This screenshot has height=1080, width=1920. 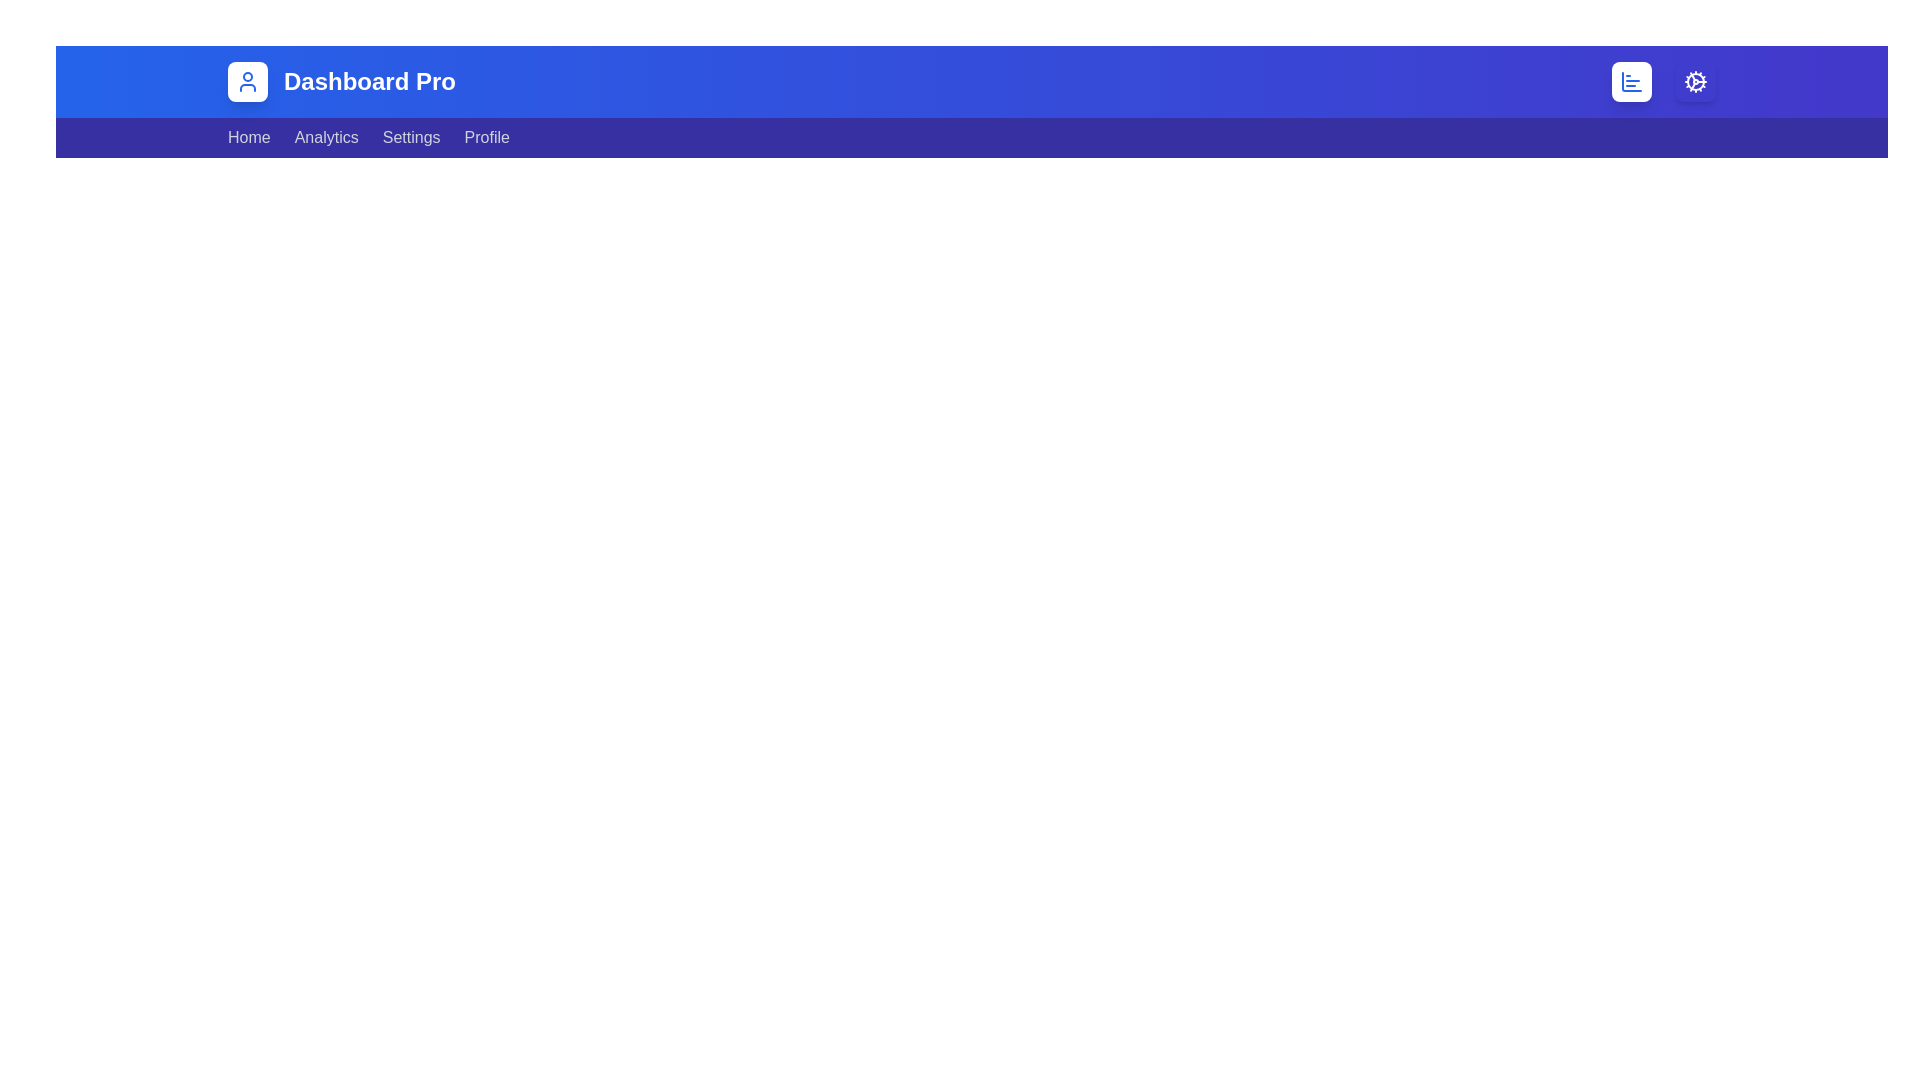 What do you see at coordinates (1694, 80) in the screenshot?
I see `the settings button` at bounding box center [1694, 80].